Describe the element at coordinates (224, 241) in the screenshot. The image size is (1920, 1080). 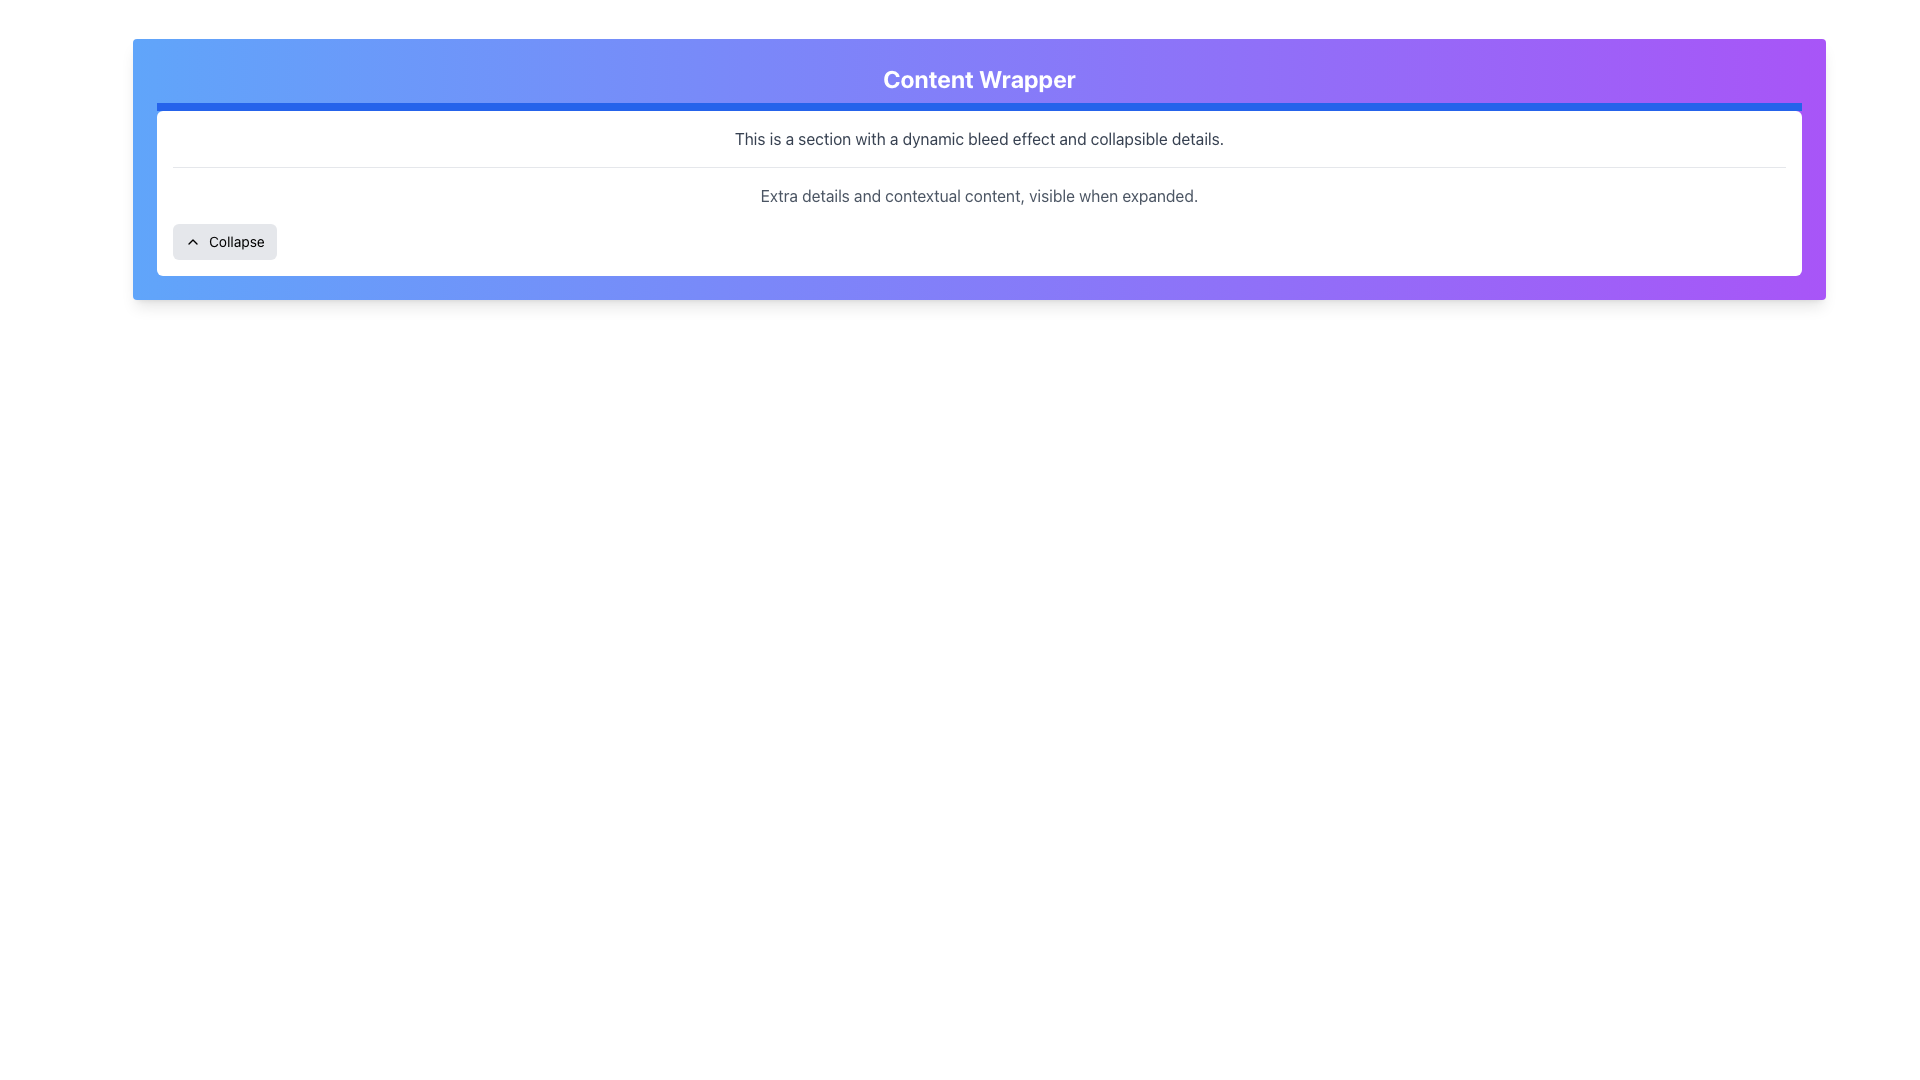
I see `the 'Collapse' button with light gray background and chevron-up icon` at that location.